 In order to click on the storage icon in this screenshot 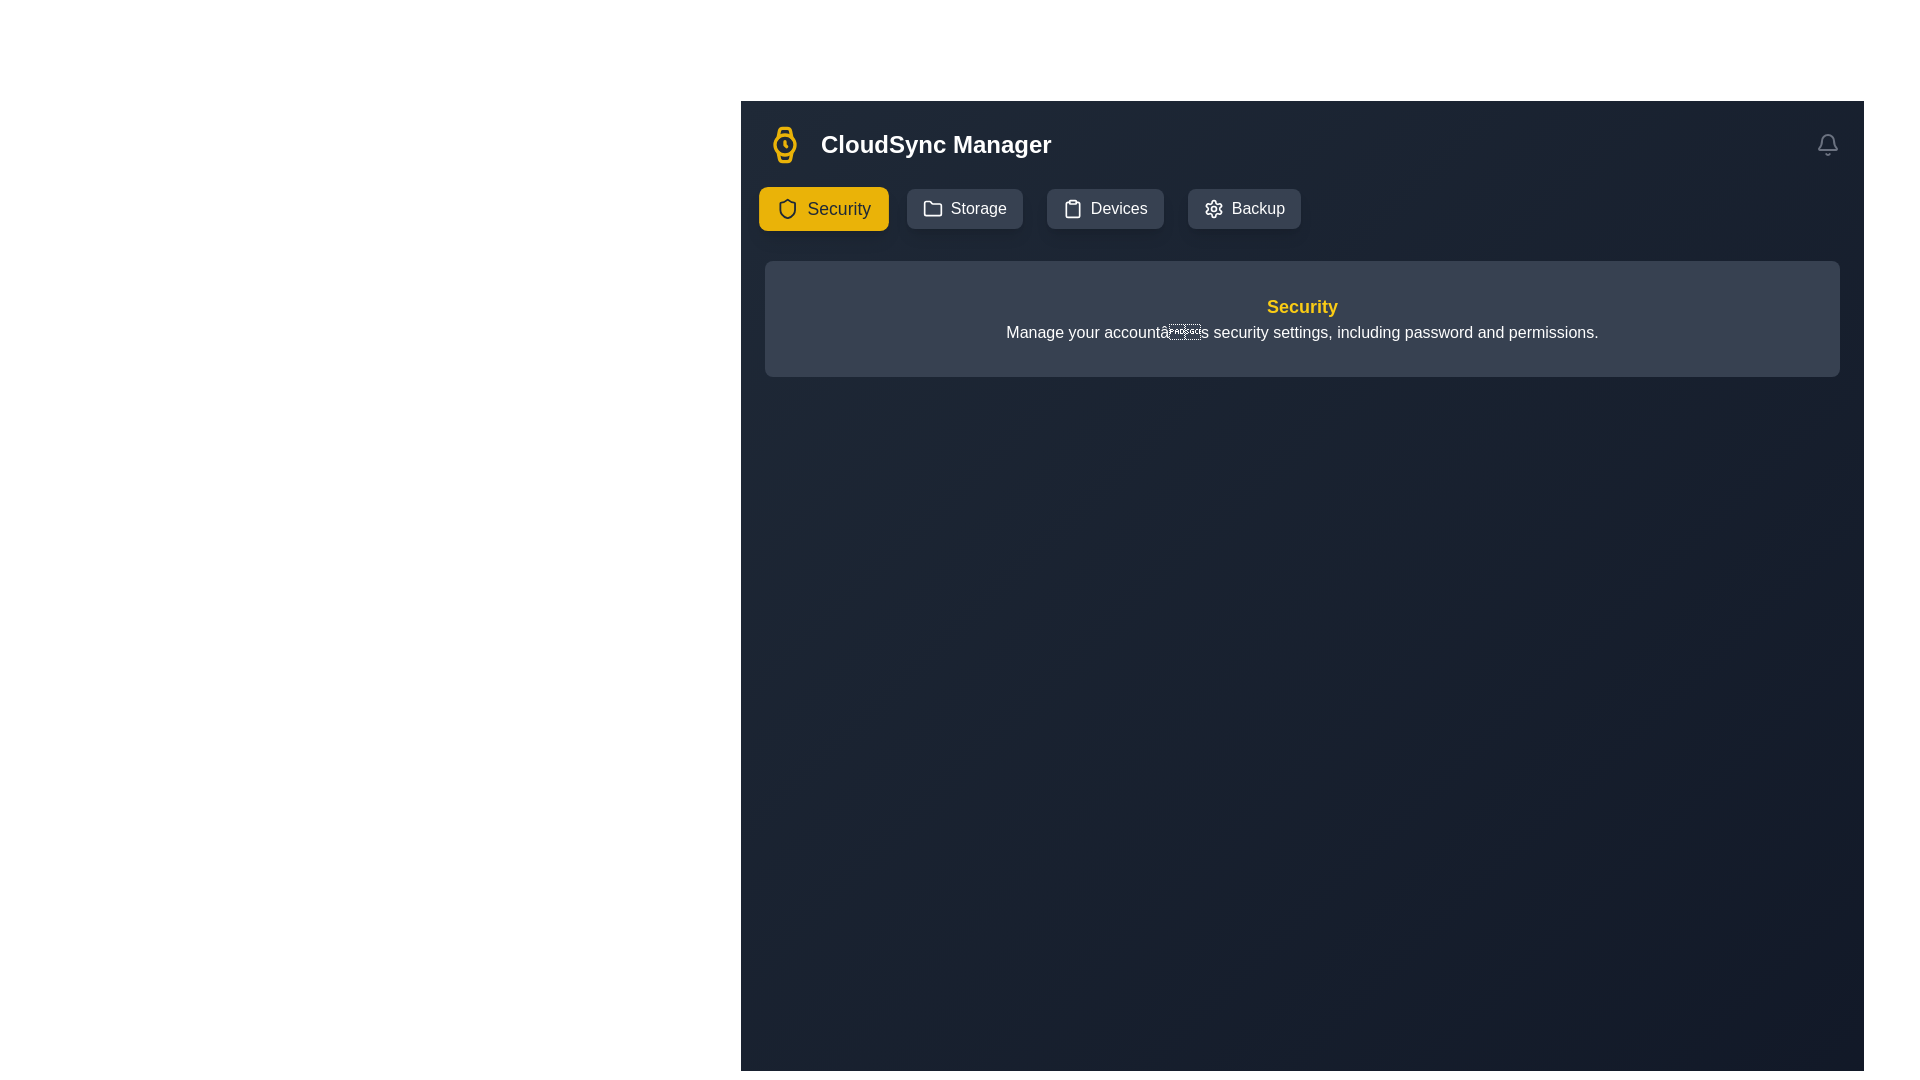, I will do `click(931, 208)`.